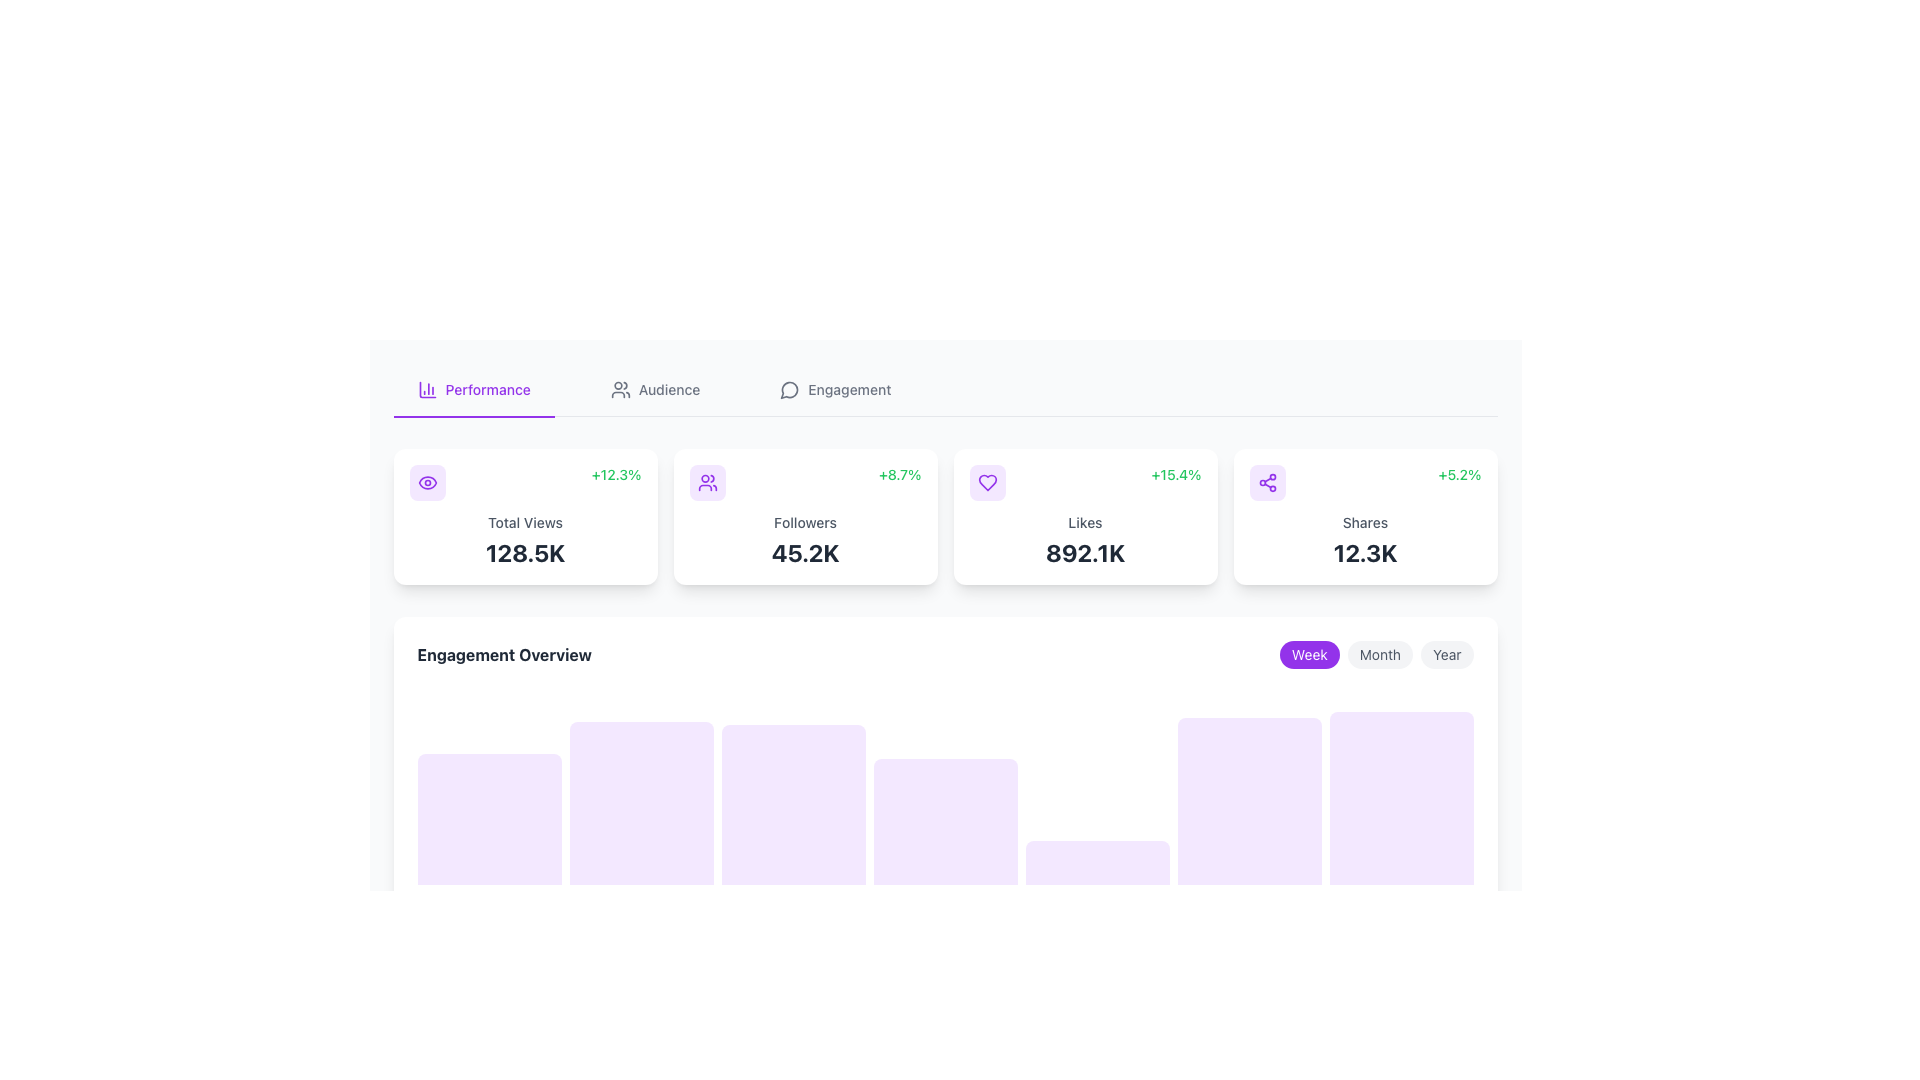 Image resolution: width=1920 pixels, height=1080 pixels. I want to click on the sixth column of the bar chart in the 'Engagement Overview' section, so click(1248, 800).